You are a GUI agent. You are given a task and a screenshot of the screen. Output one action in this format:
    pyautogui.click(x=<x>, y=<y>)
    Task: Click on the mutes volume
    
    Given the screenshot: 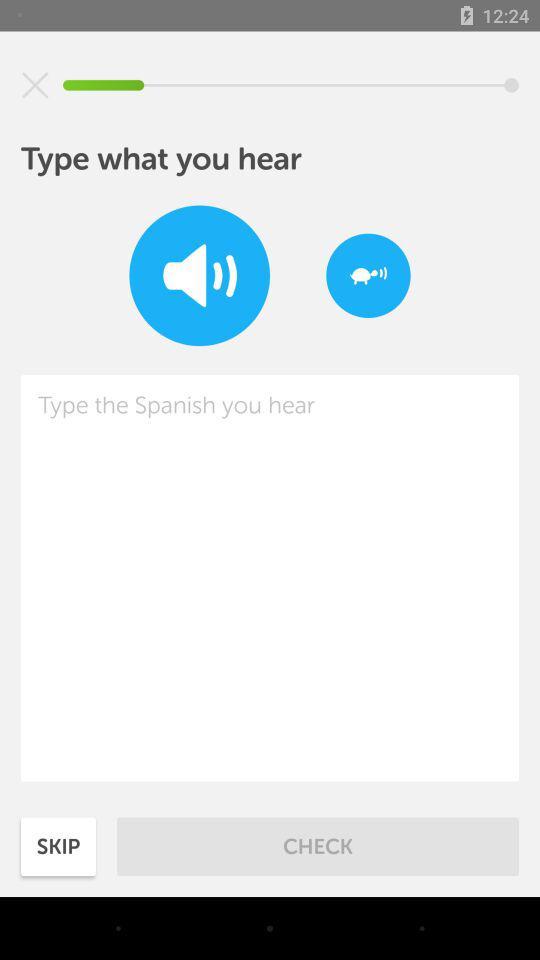 What is the action you would take?
    pyautogui.click(x=35, y=85)
    